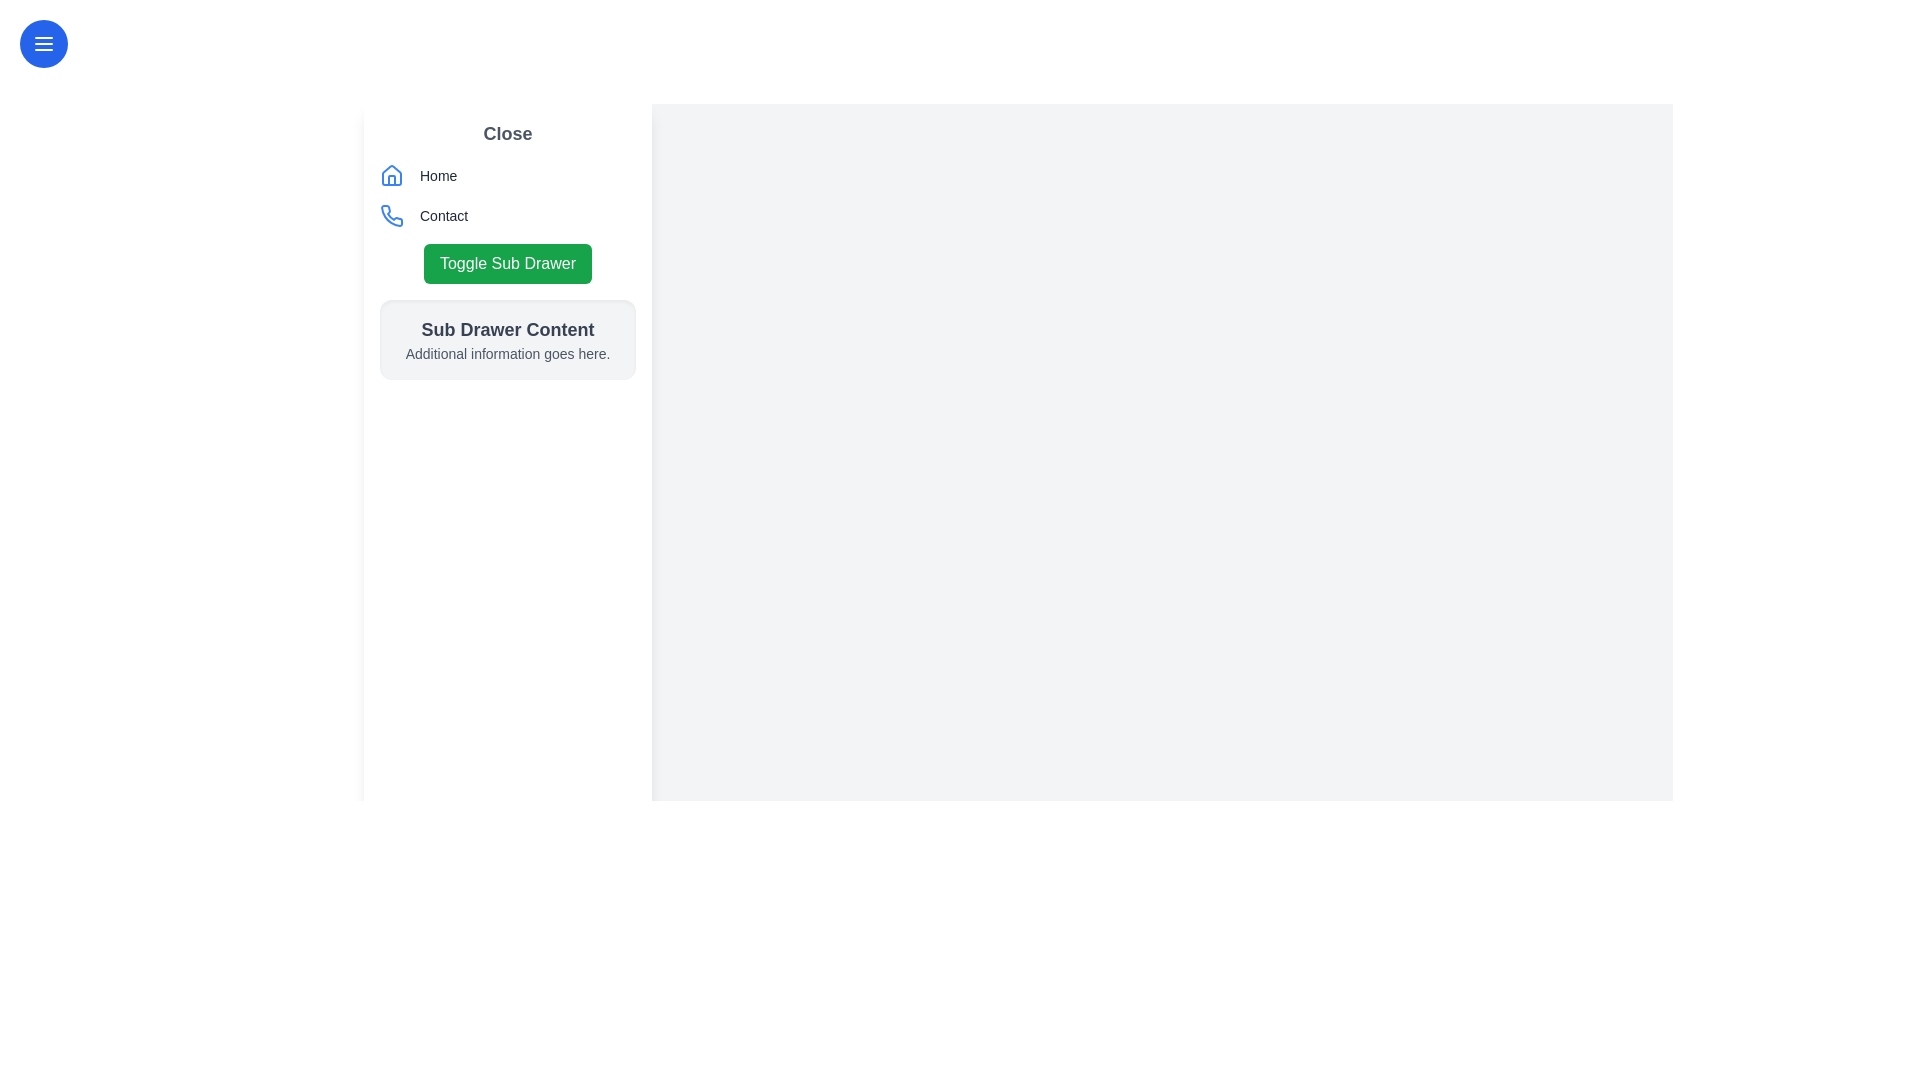 The image size is (1920, 1080). Describe the element at coordinates (392, 175) in the screenshot. I see `the 'Home' navigation icon located at the top-left of the vertical menu` at that location.